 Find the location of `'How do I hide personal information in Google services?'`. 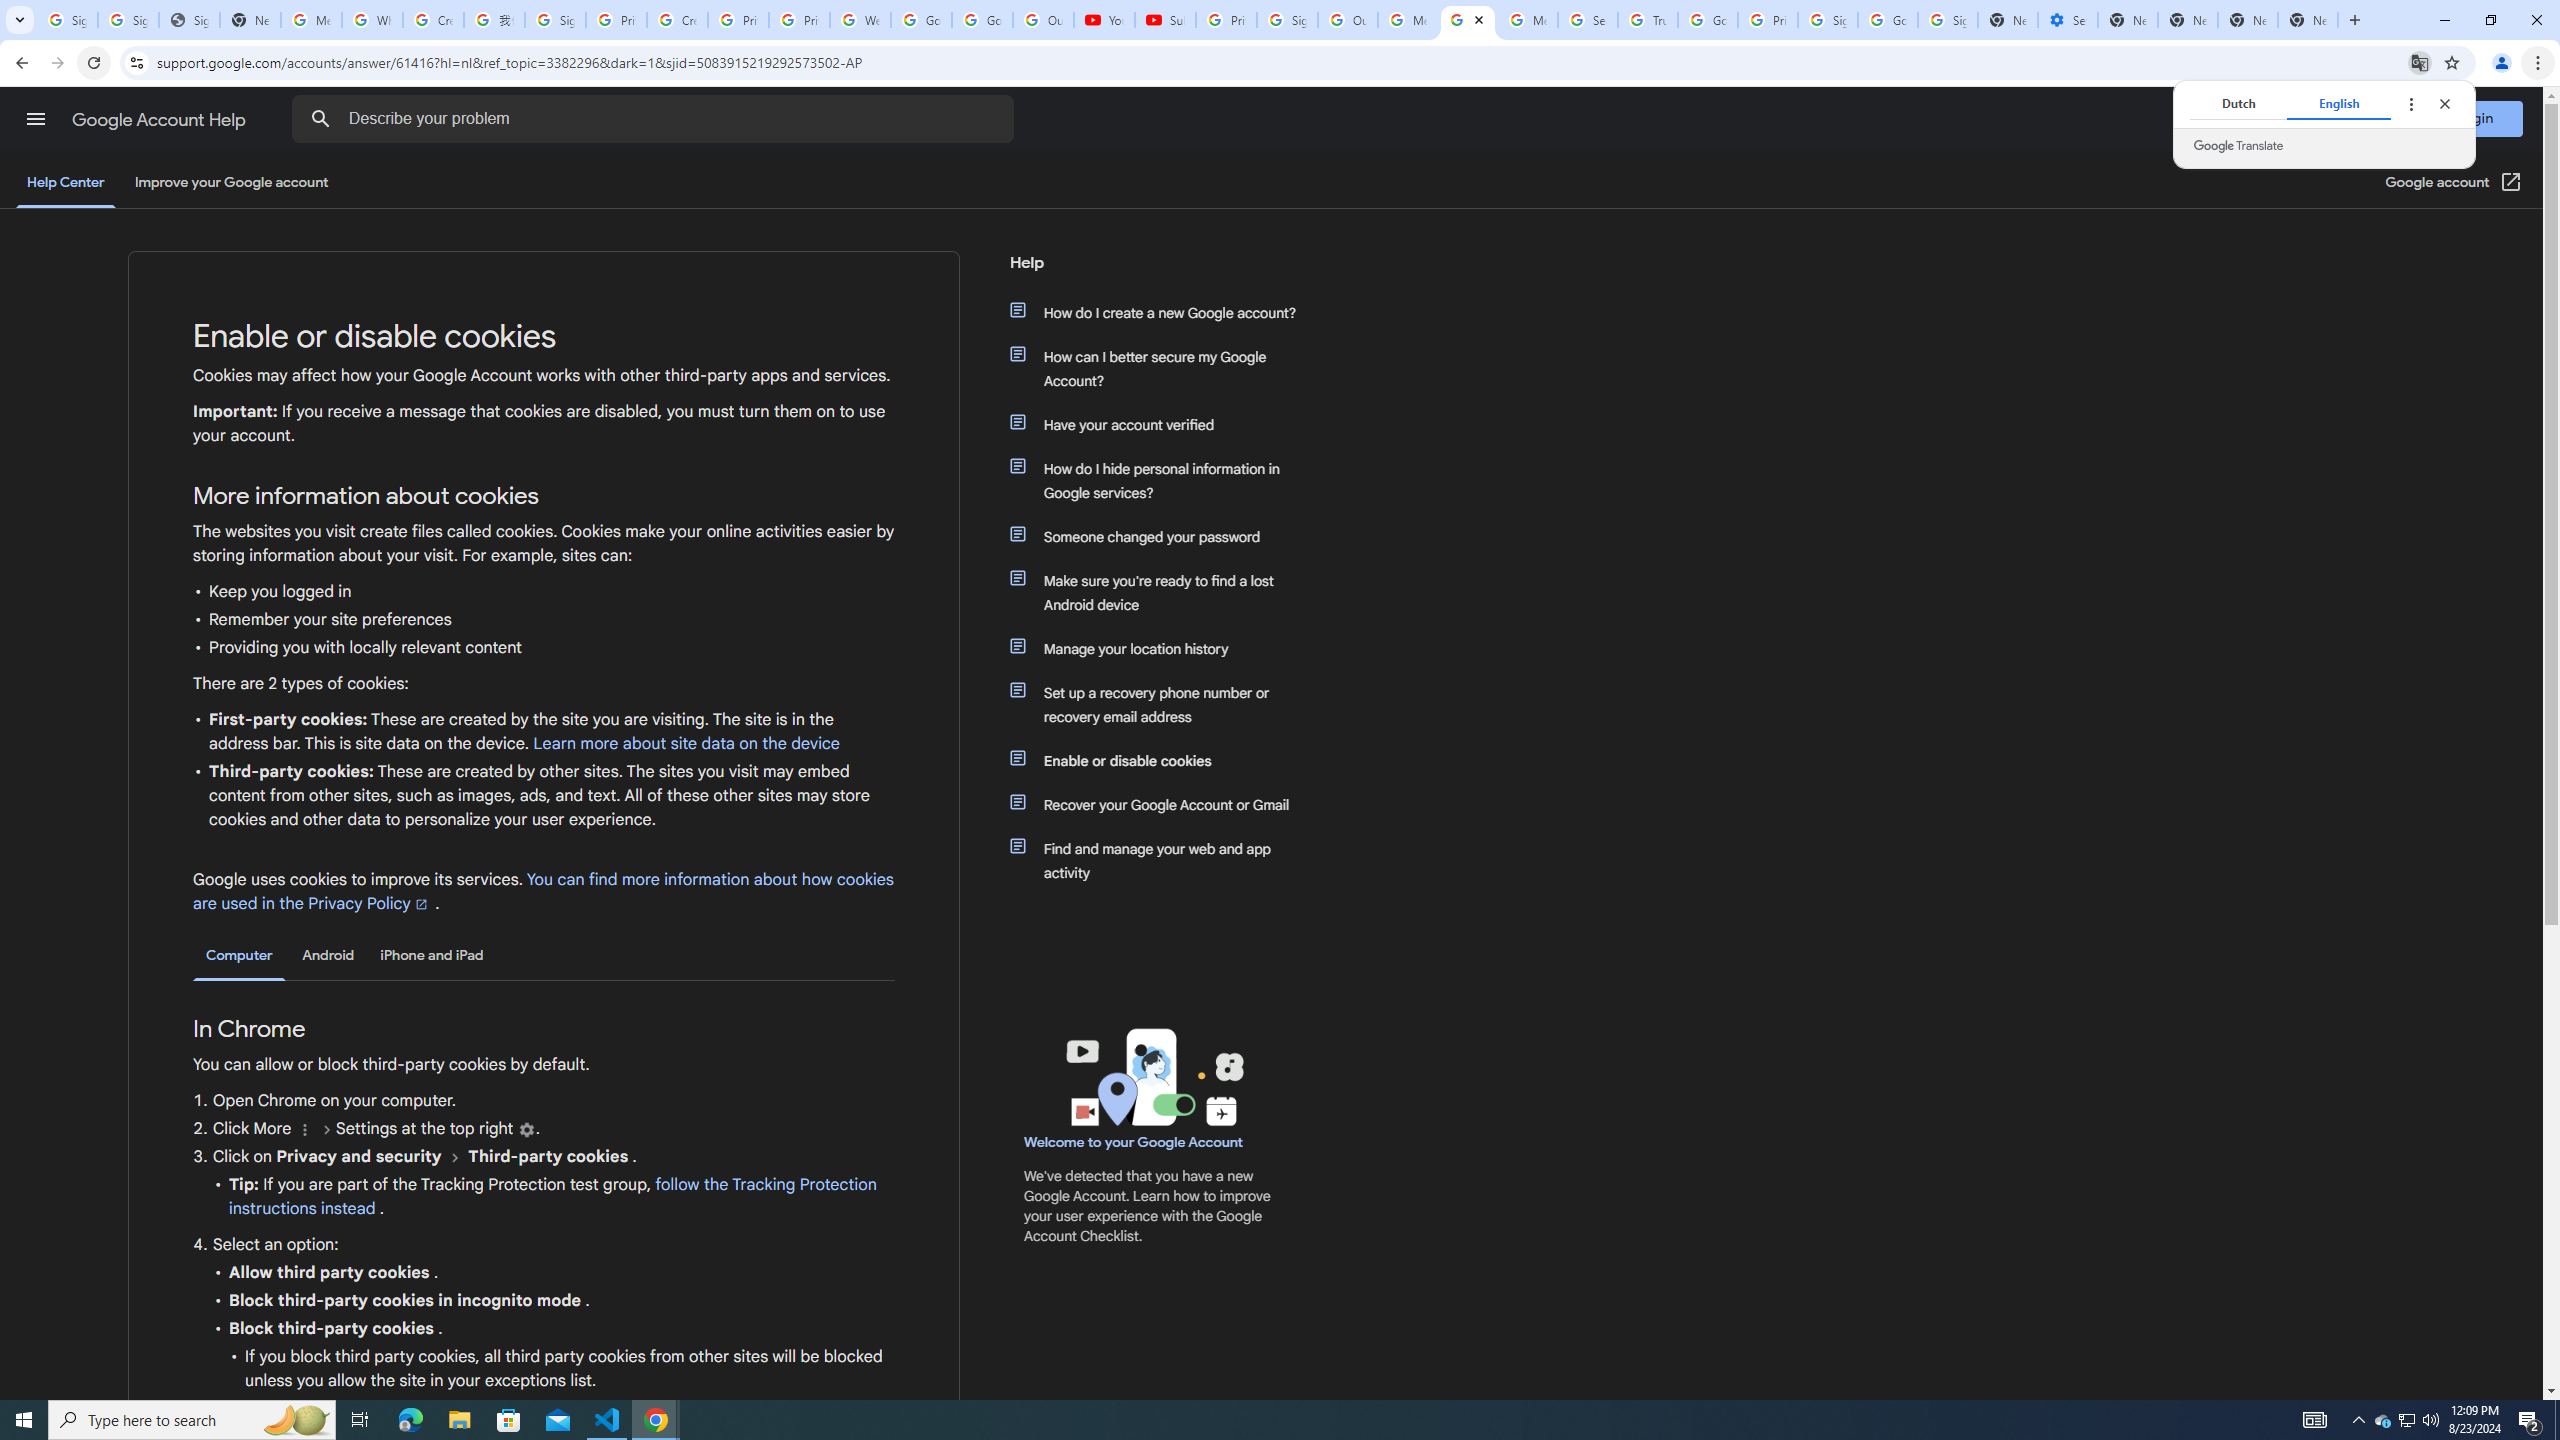

'How do I hide personal information in Google services?' is located at coordinates (1162, 479).